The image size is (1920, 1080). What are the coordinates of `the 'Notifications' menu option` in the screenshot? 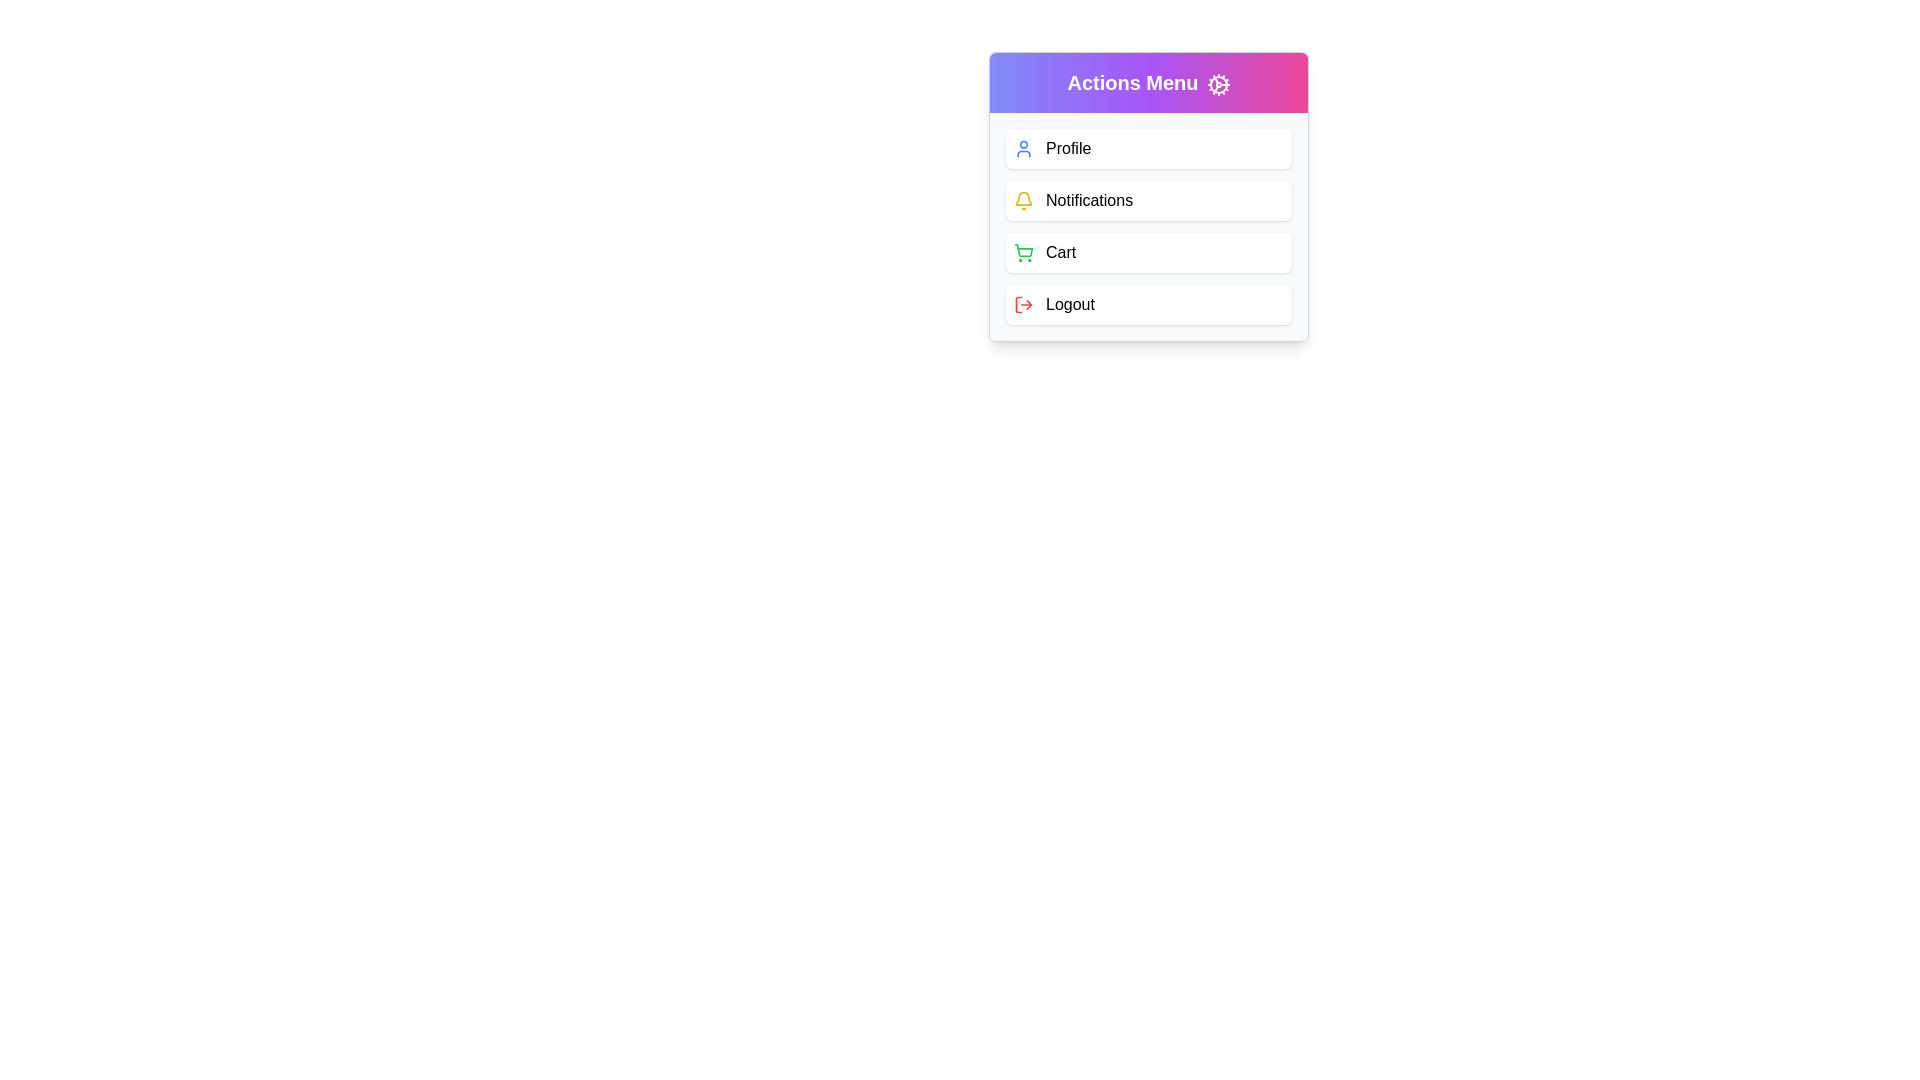 It's located at (1148, 200).